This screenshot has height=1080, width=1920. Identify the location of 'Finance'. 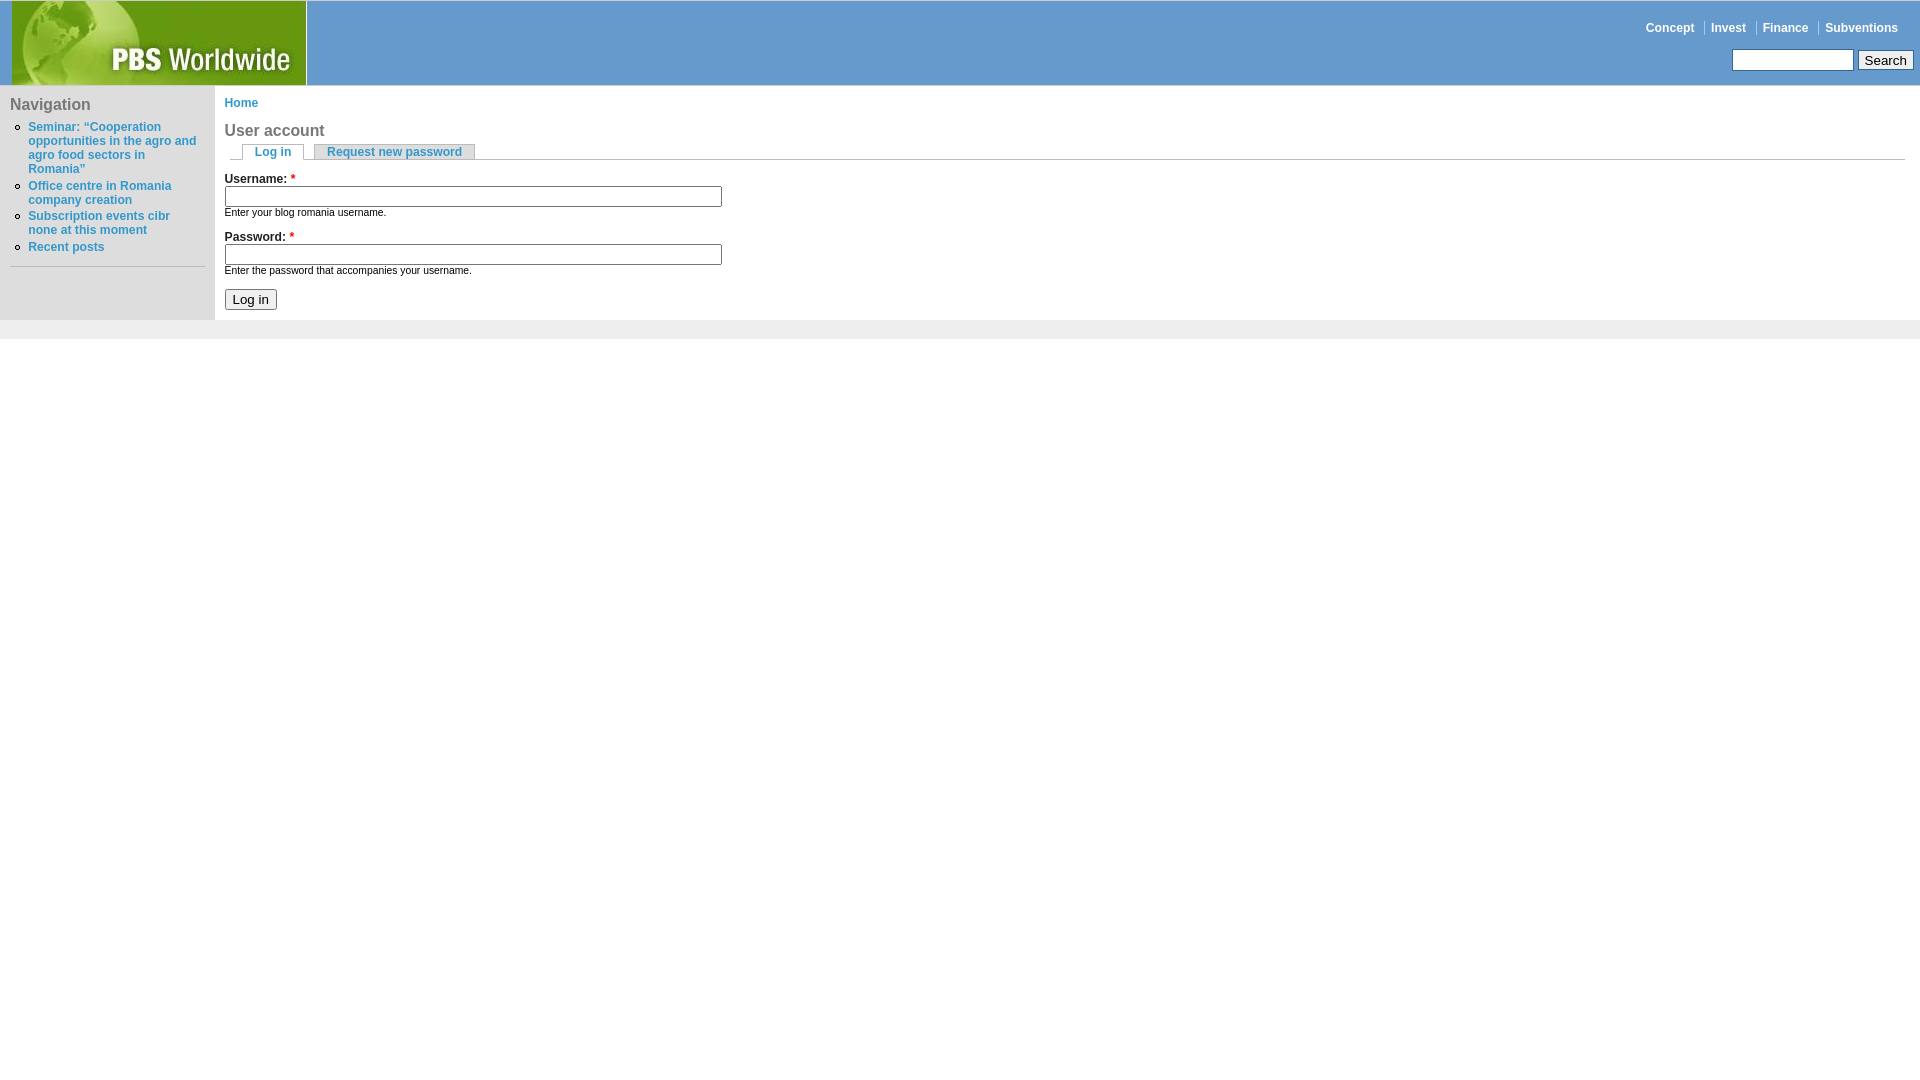
(1785, 27).